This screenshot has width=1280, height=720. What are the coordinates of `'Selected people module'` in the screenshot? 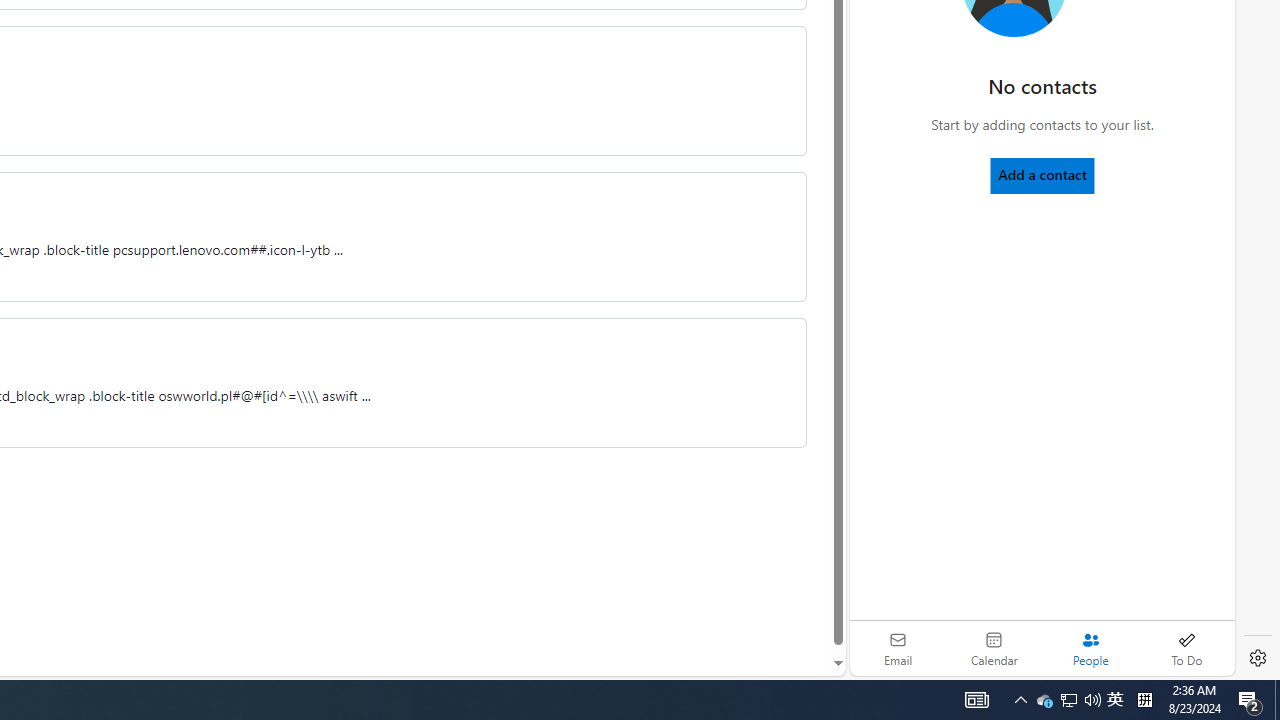 It's located at (1089, 648).